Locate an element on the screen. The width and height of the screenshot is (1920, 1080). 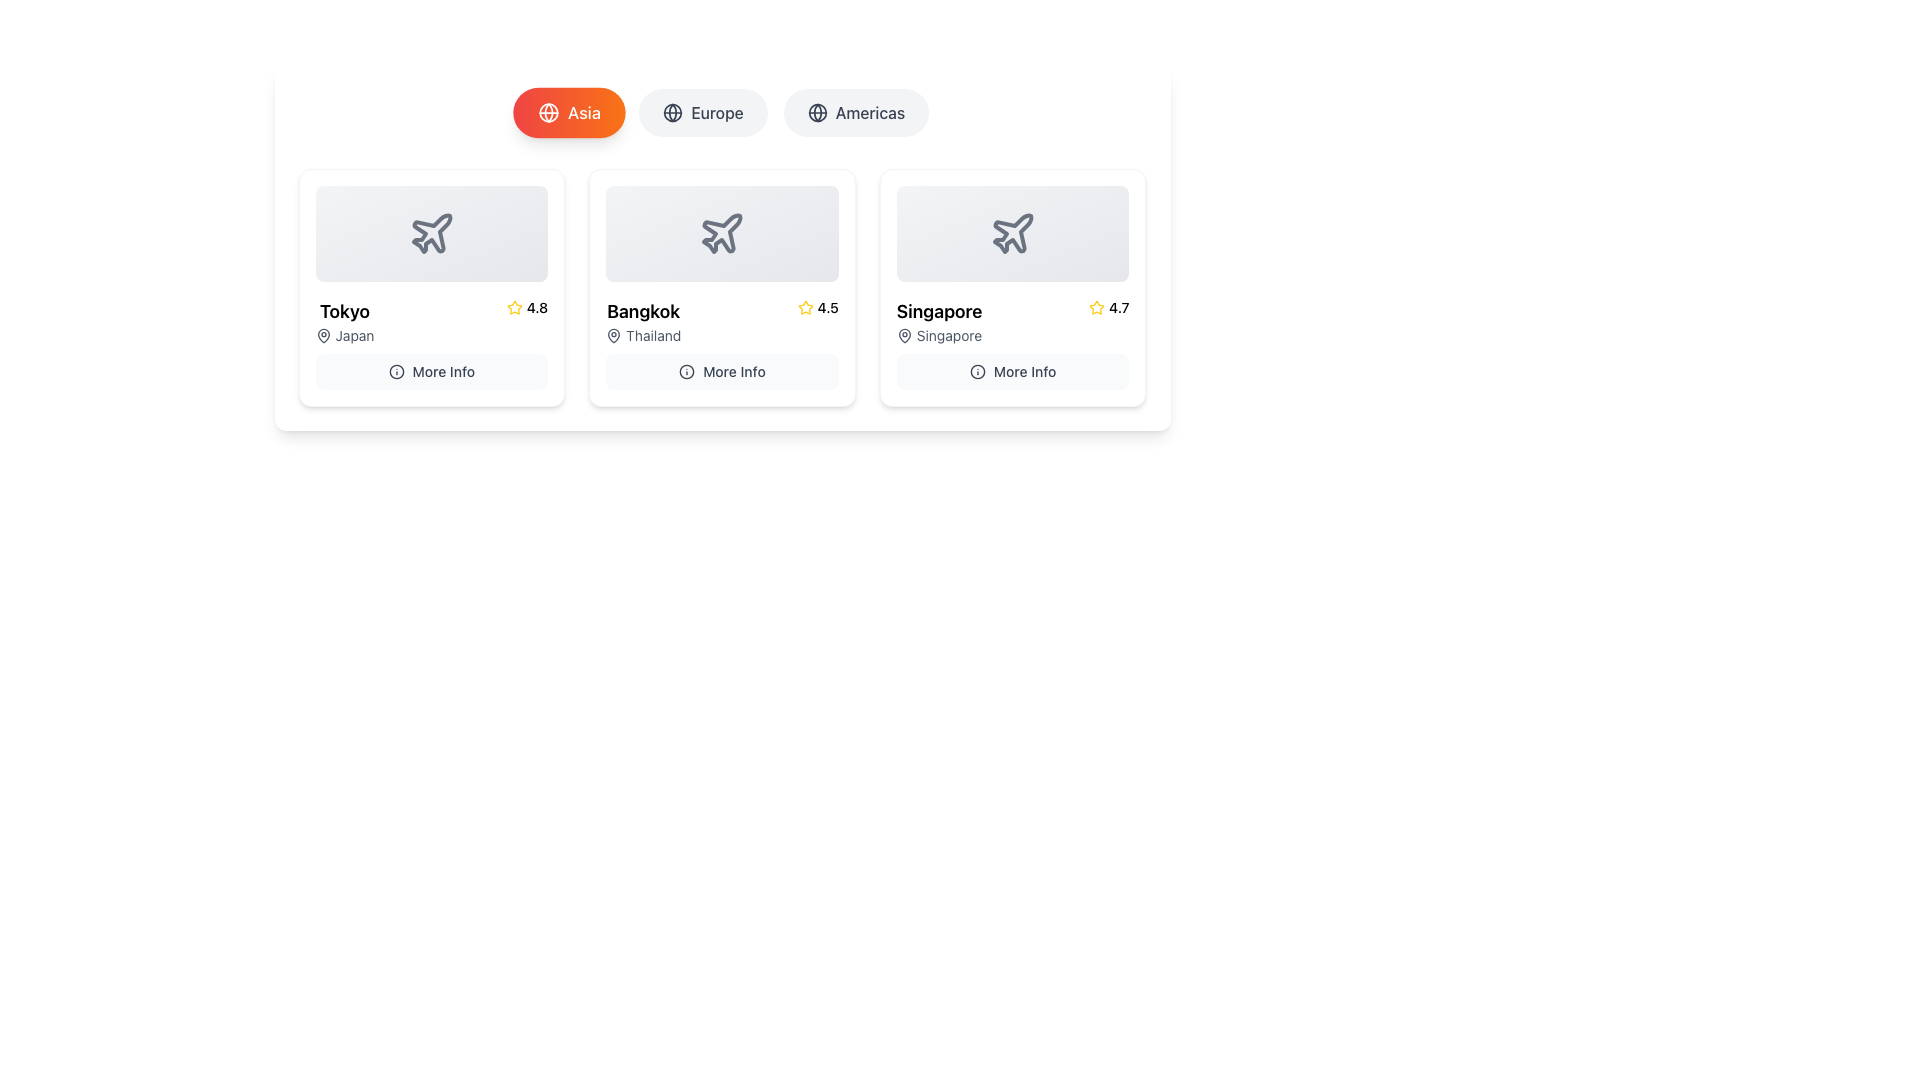
the Static content card labeled 'Tokyo' with a subtitle 'Japan', which is the first card in a horizontal list, featuring a centered airplane icon is located at coordinates (430, 233).